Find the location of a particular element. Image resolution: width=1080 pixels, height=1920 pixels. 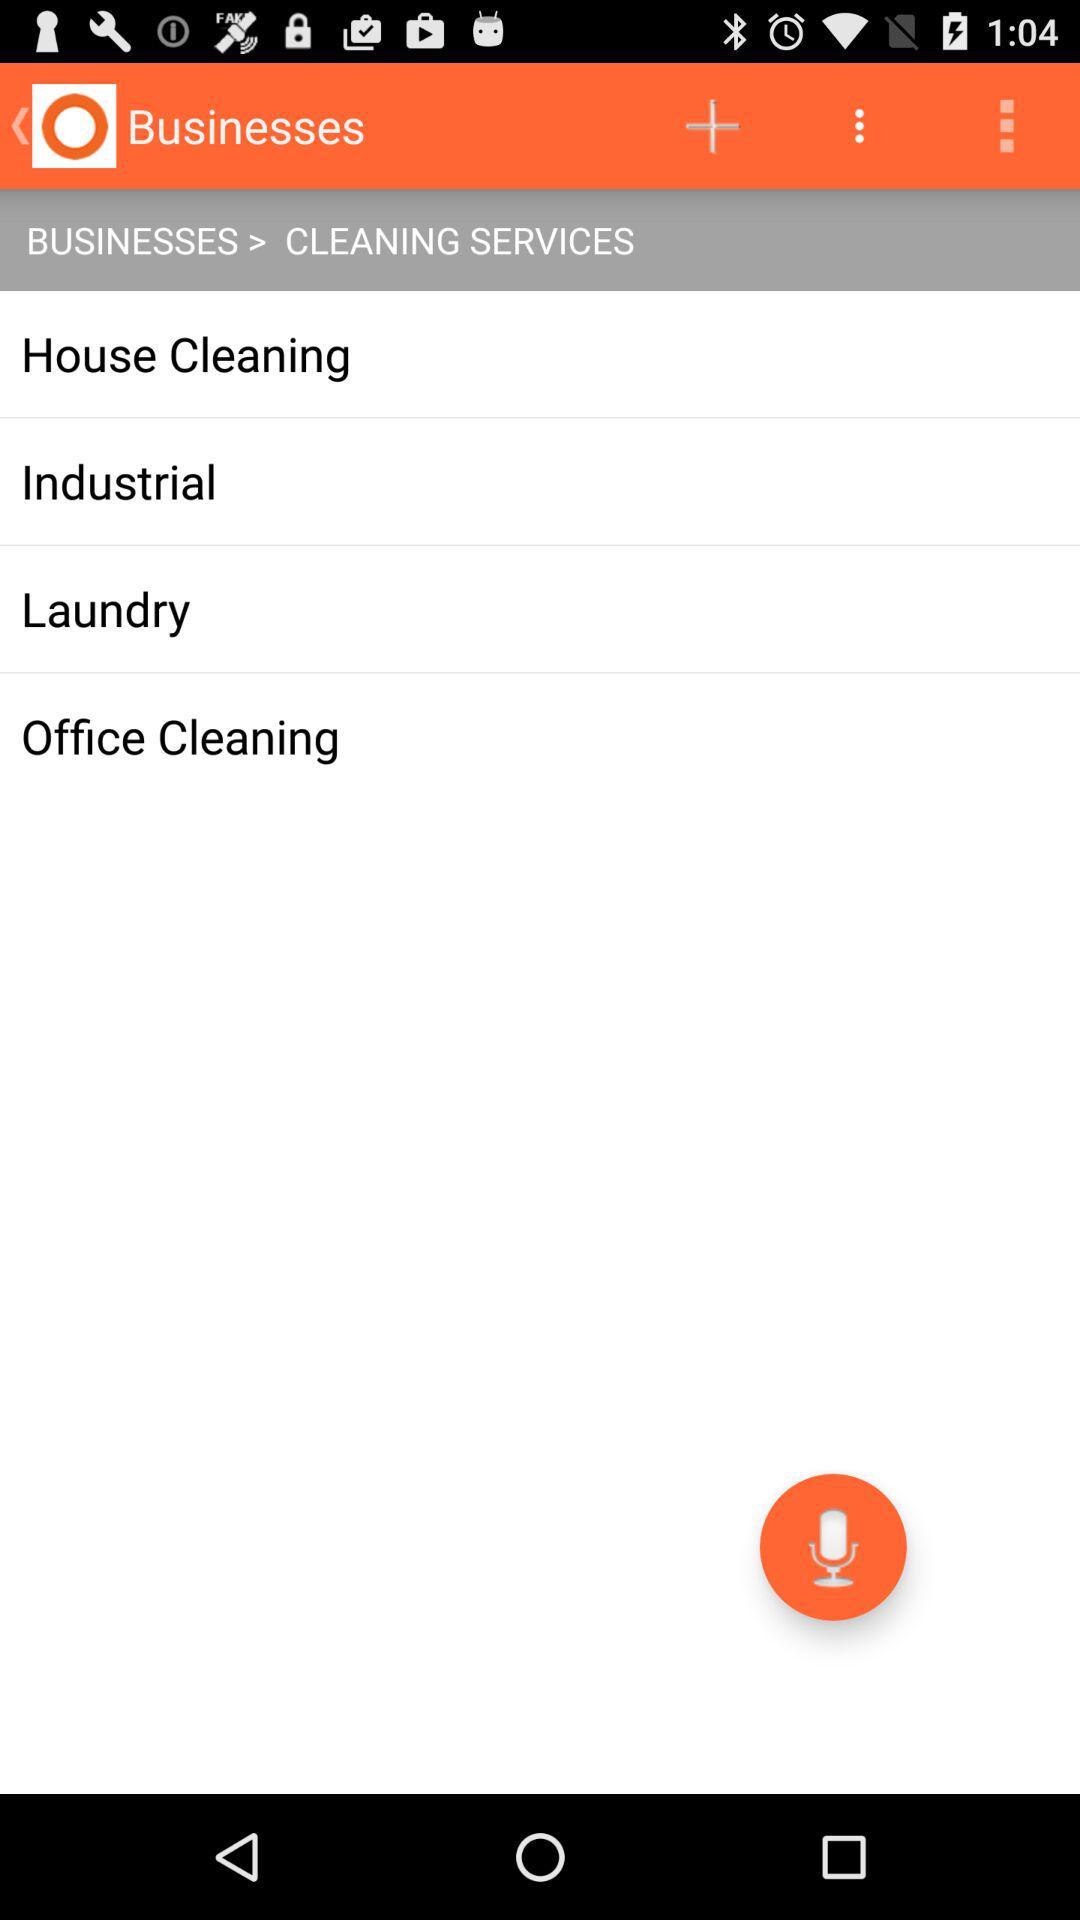

item to the right of the businesses is located at coordinates (711, 124).